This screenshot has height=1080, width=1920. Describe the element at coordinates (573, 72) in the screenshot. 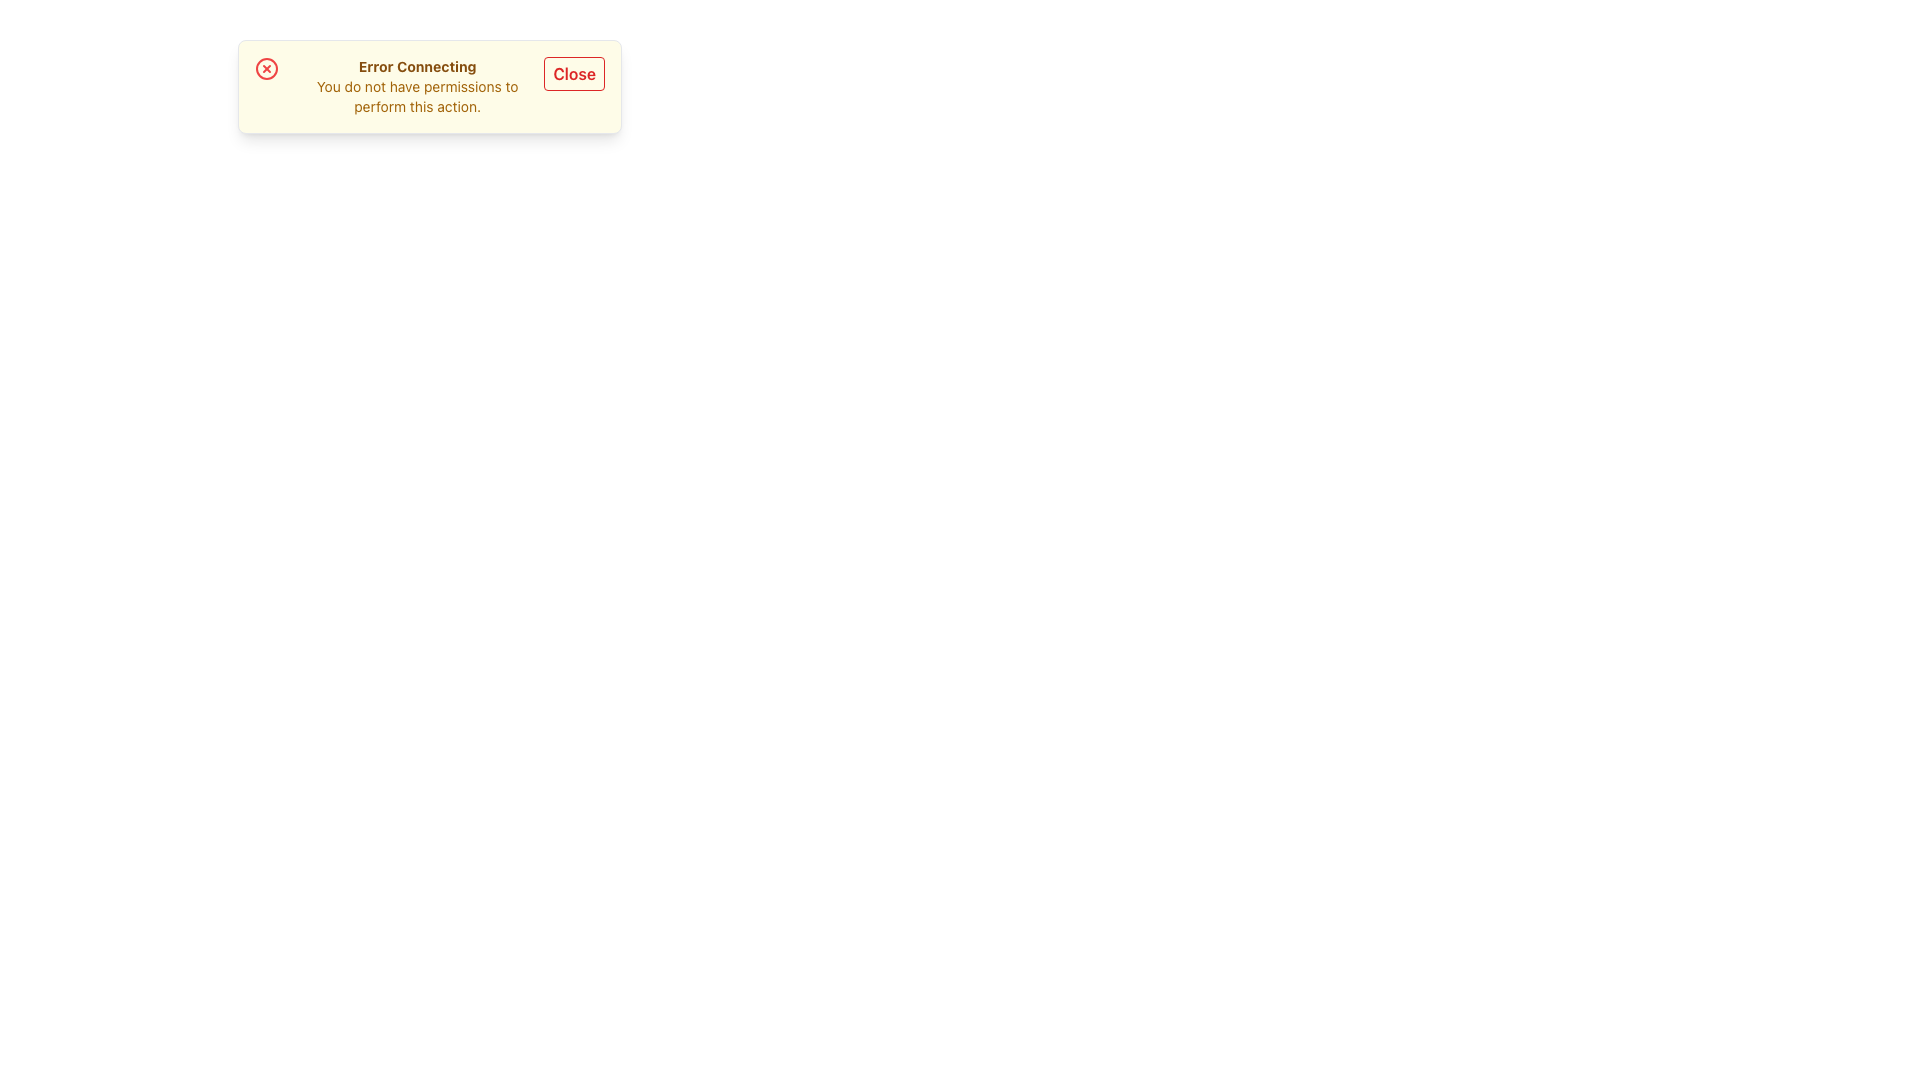

I see `the 'Close' button with red text and border located at the top-right corner of the notification header` at that location.